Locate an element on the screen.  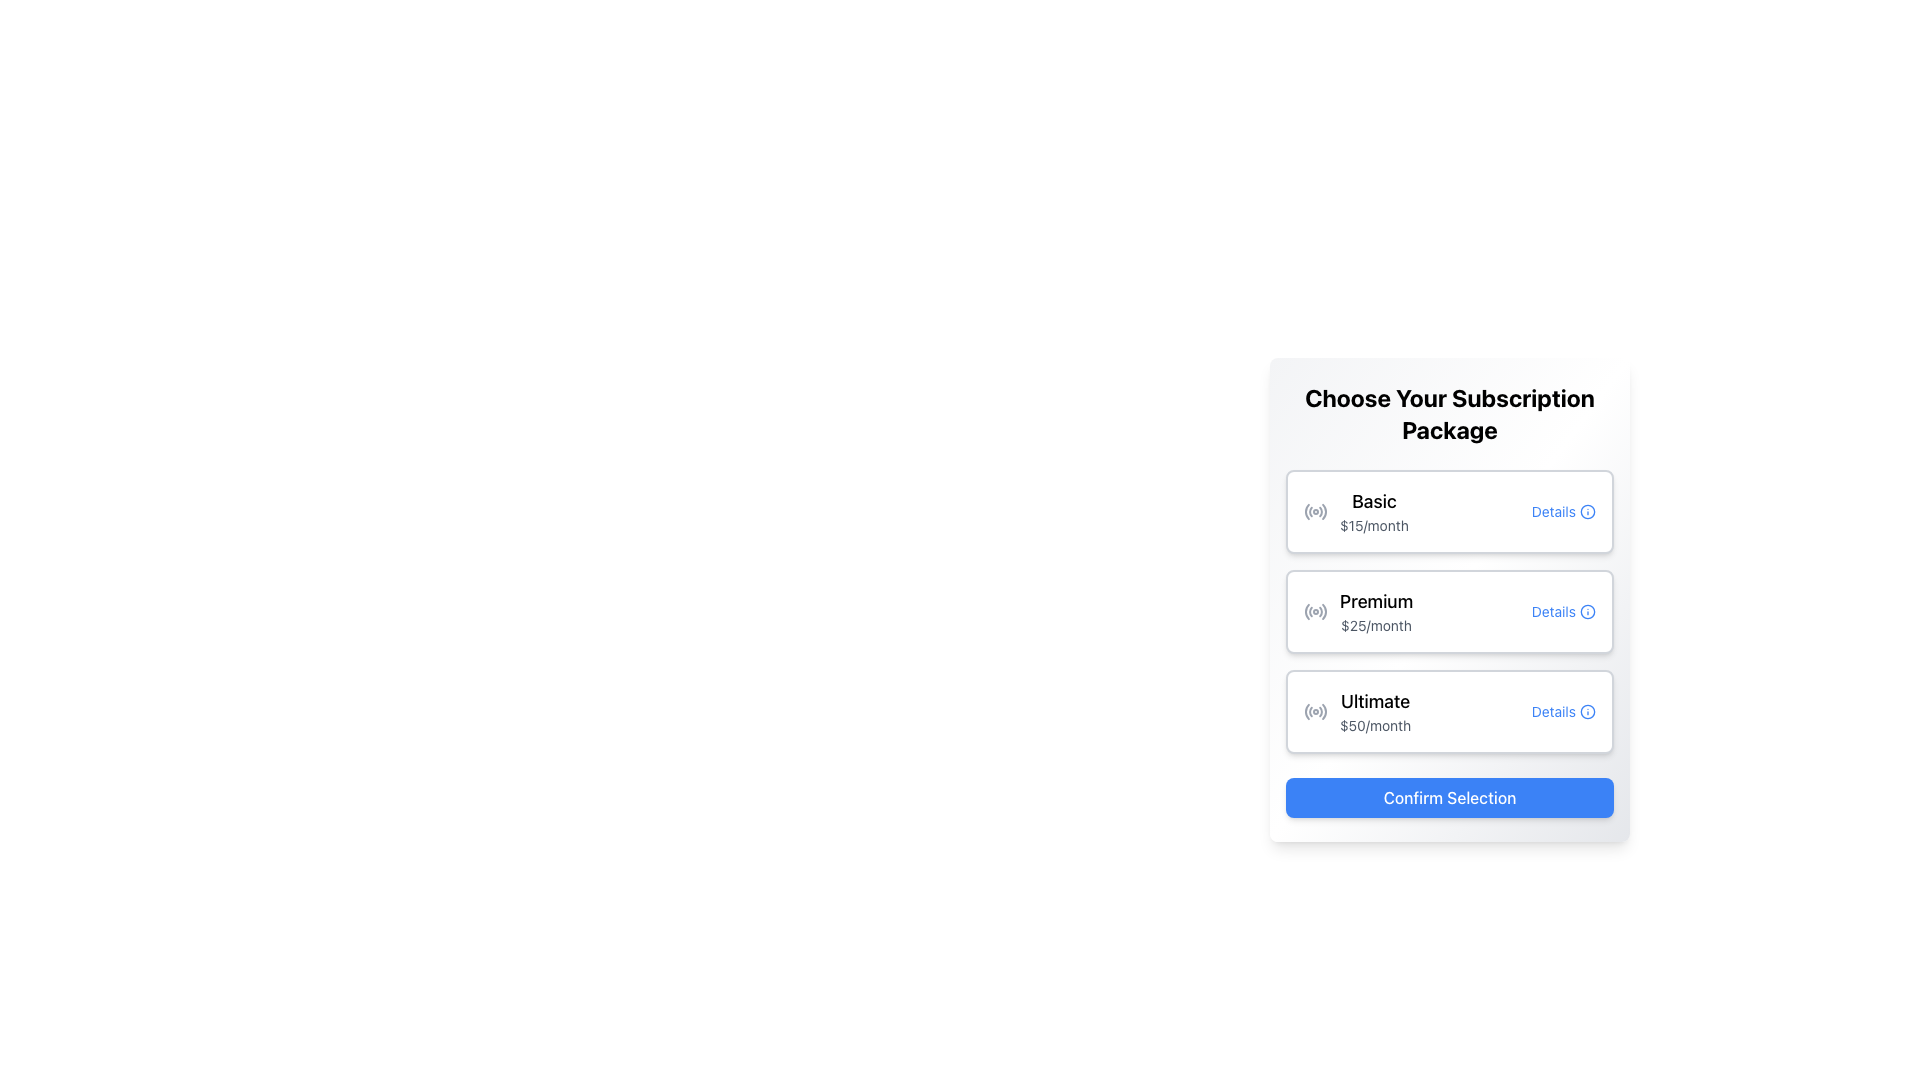
the header text labeled 'Choose Your Subscription Package', which is a bold, large text element centrally aligned at the top of the subscription options section is located at coordinates (1449, 412).